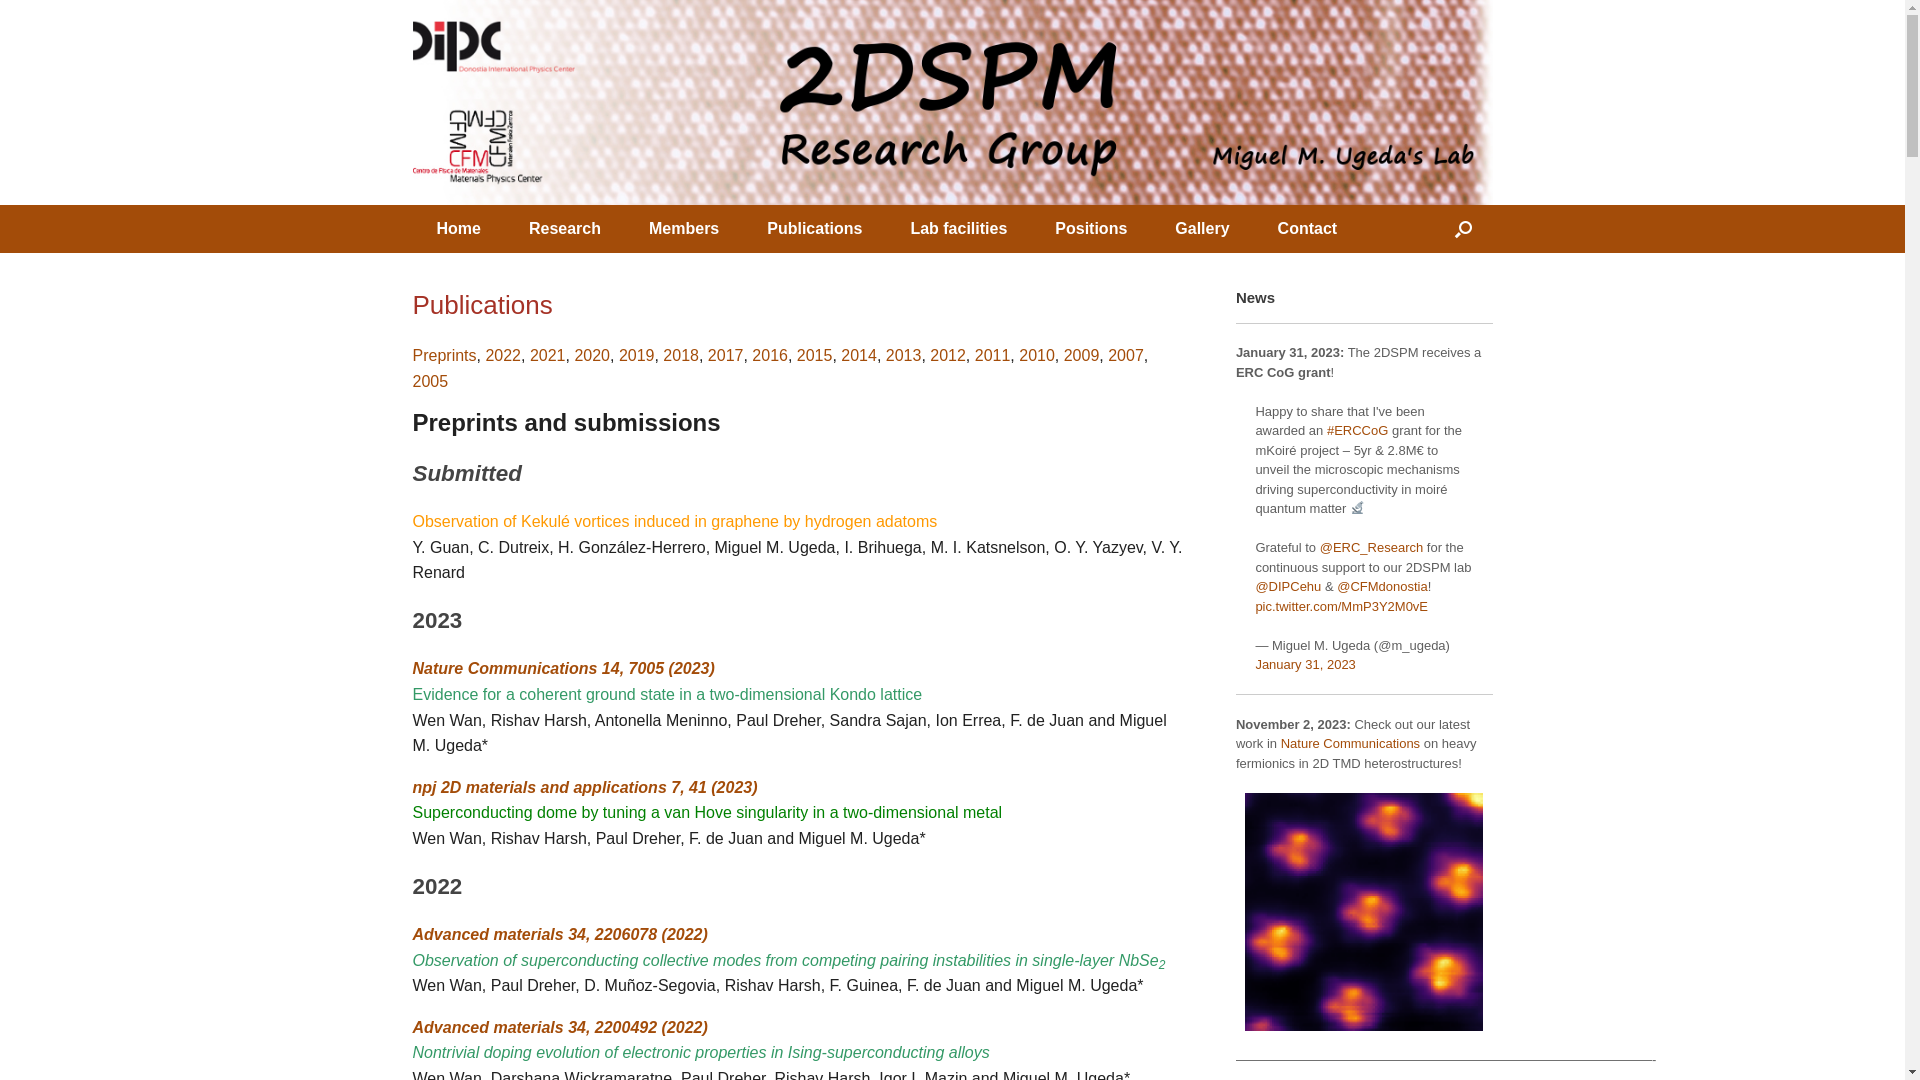  I want to click on 'pic.twitter.com/MmP3Y2M0vE', so click(1341, 604).